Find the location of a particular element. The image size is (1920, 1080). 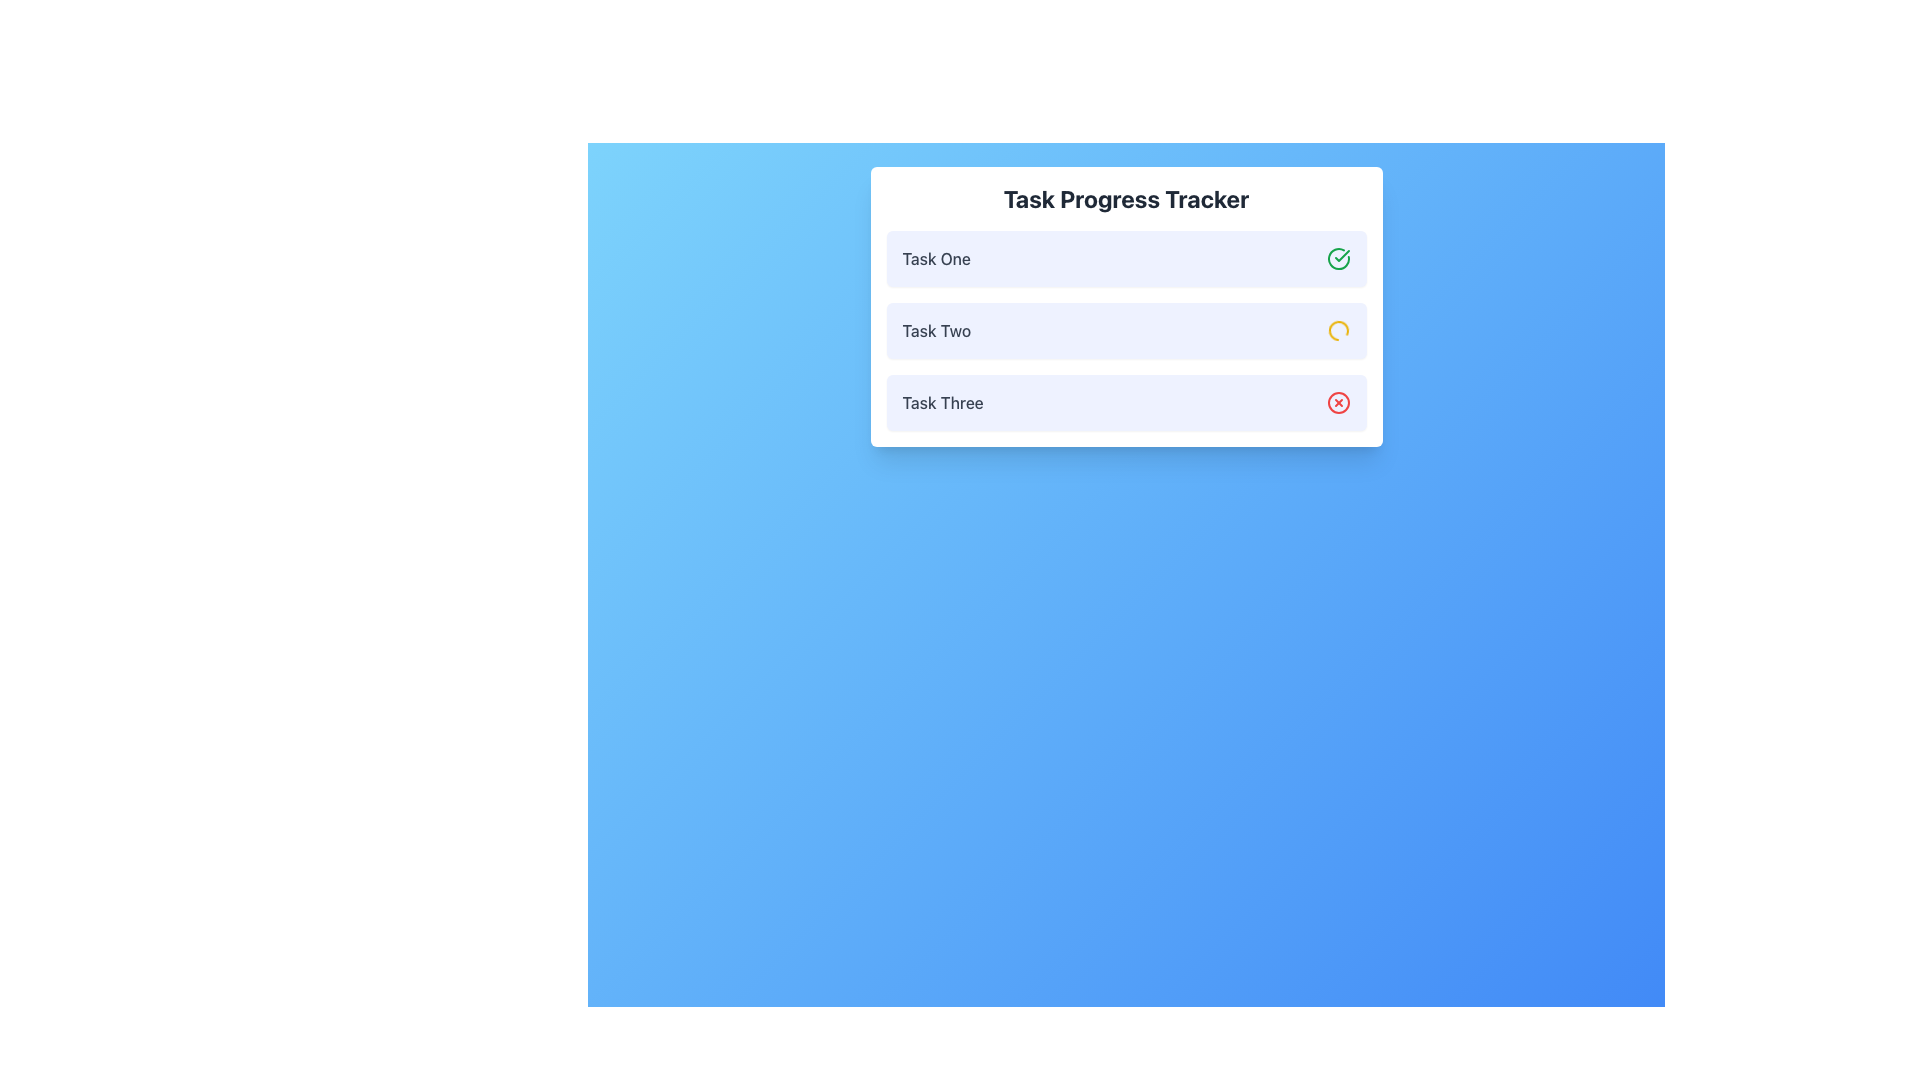

the 'Task One' label which is displayed in a medium typeface and gray color within a light indigo rectangular box is located at coordinates (935, 257).